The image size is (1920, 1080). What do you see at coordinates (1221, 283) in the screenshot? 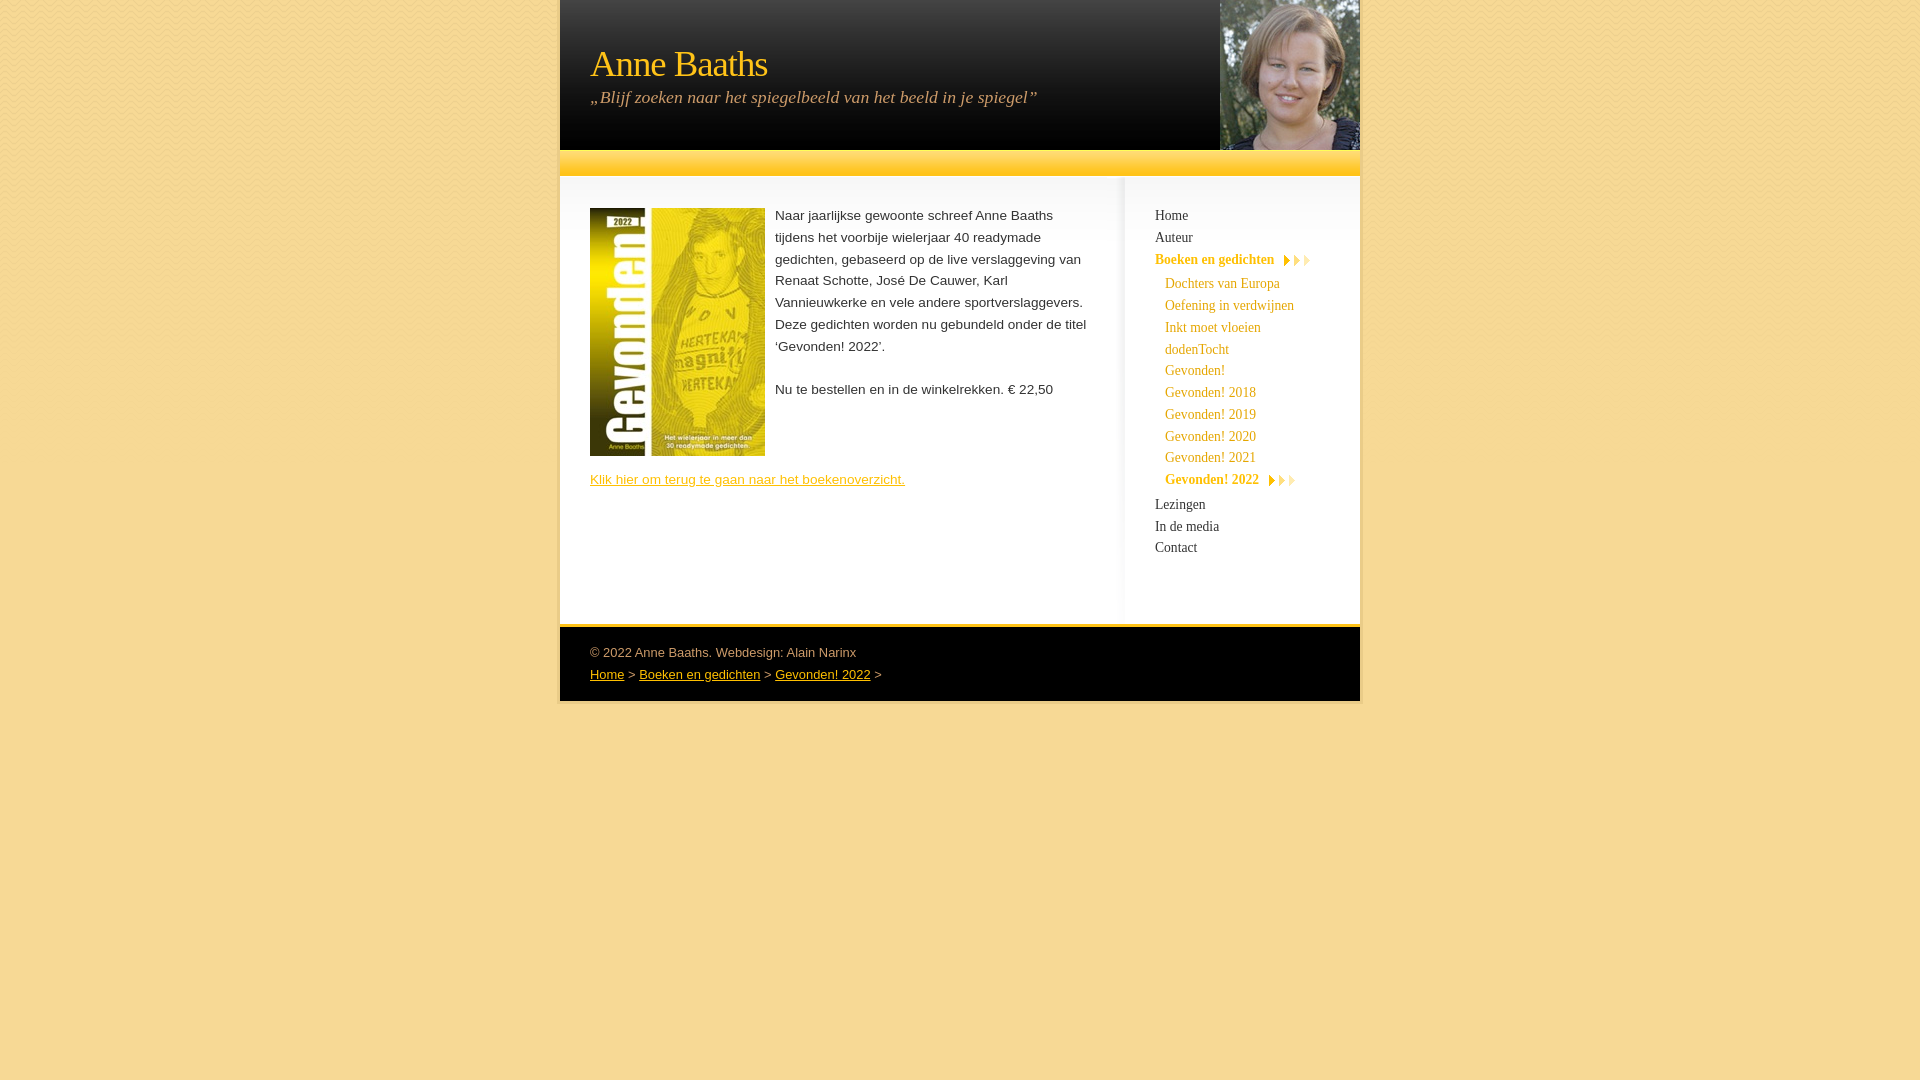
I see `'Dochters van Europa'` at bounding box center [1221, 283].